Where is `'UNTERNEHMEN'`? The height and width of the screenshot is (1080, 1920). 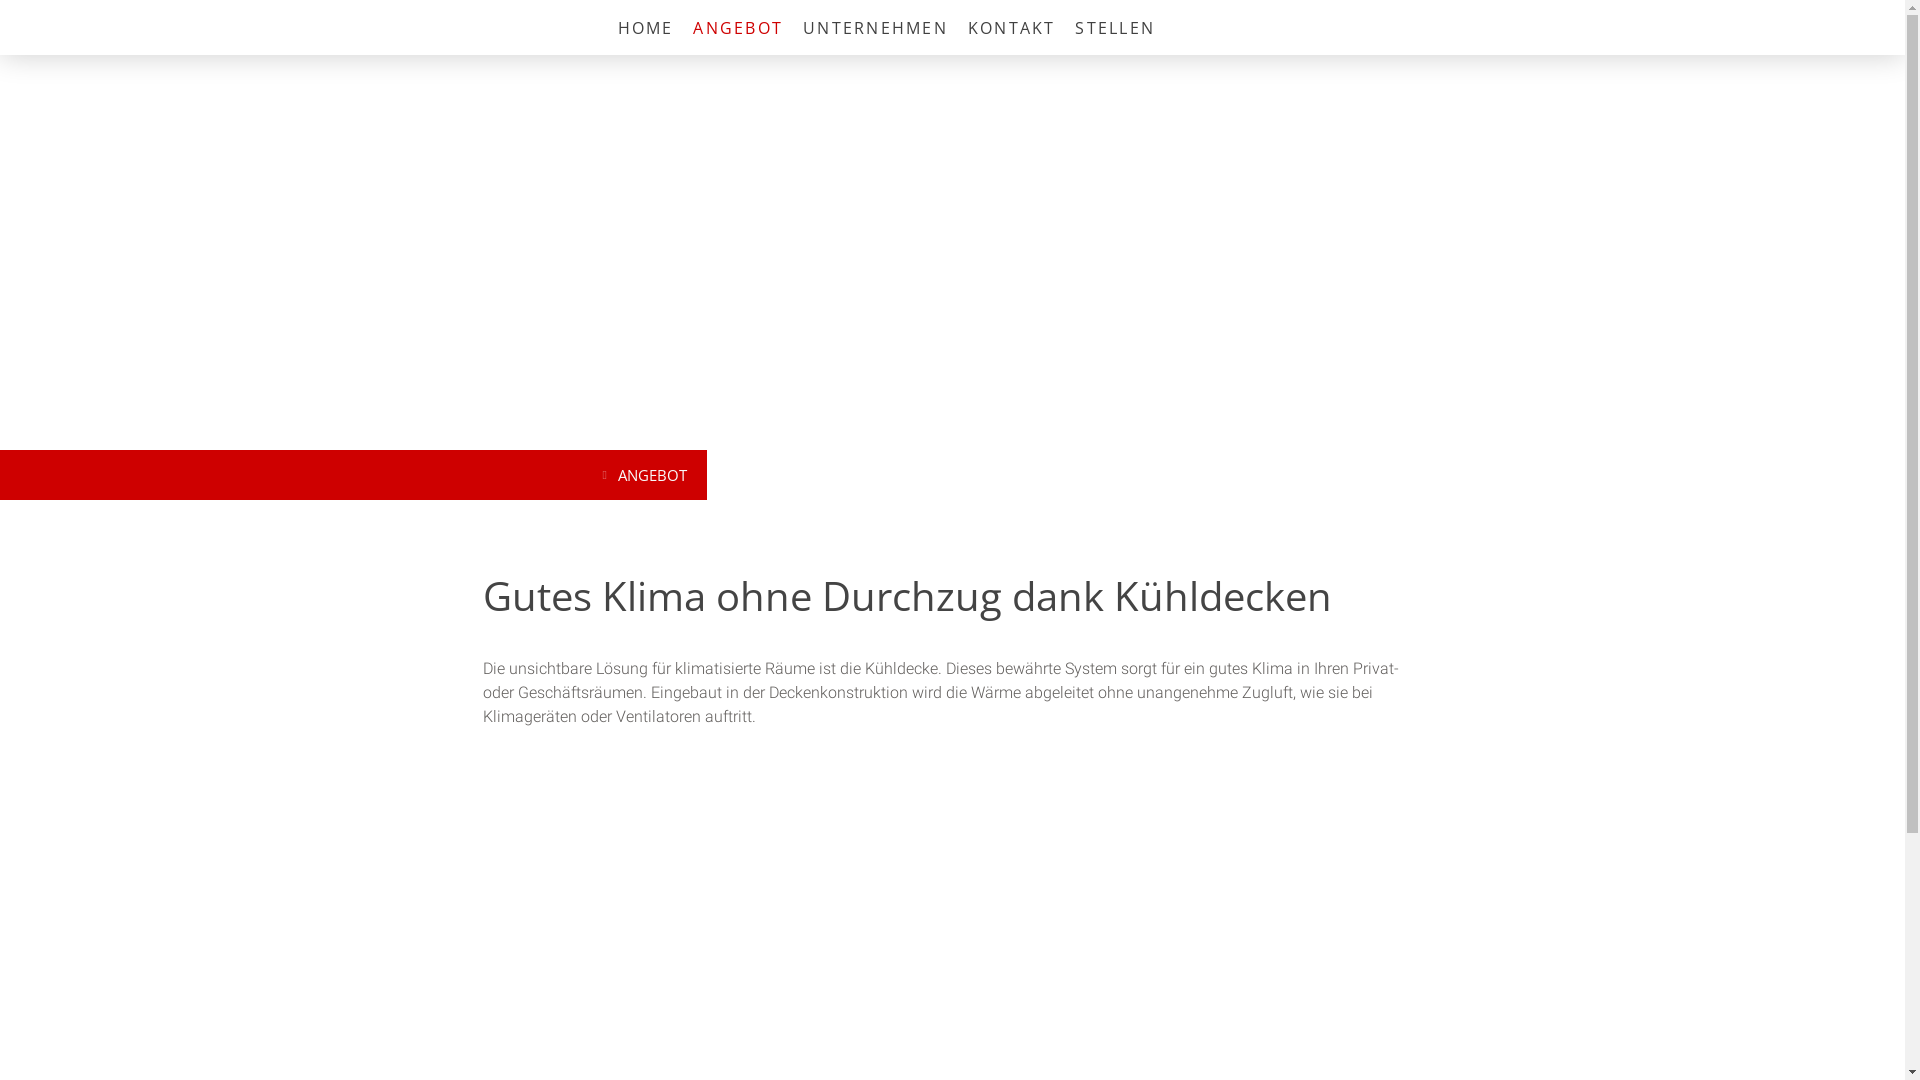
'UNTERNEHMEN' is located at coordinates (875, 27).